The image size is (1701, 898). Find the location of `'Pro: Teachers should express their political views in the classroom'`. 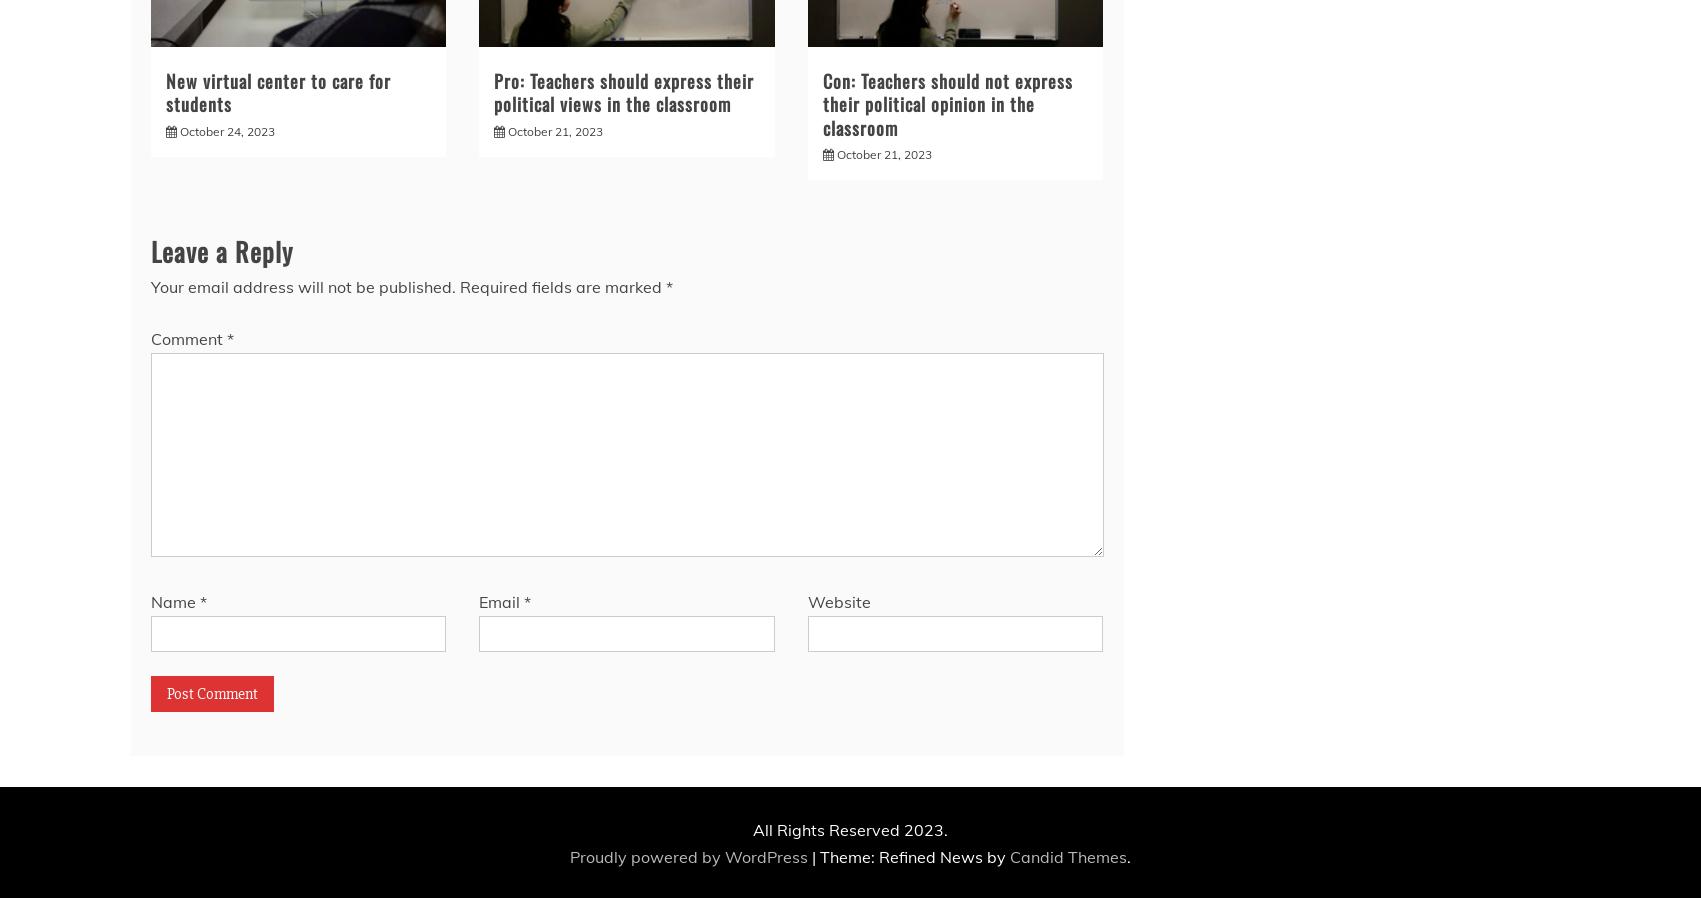

'Pro: Teachers should express their political views in the classroom' is located at coordinates (493, 90).